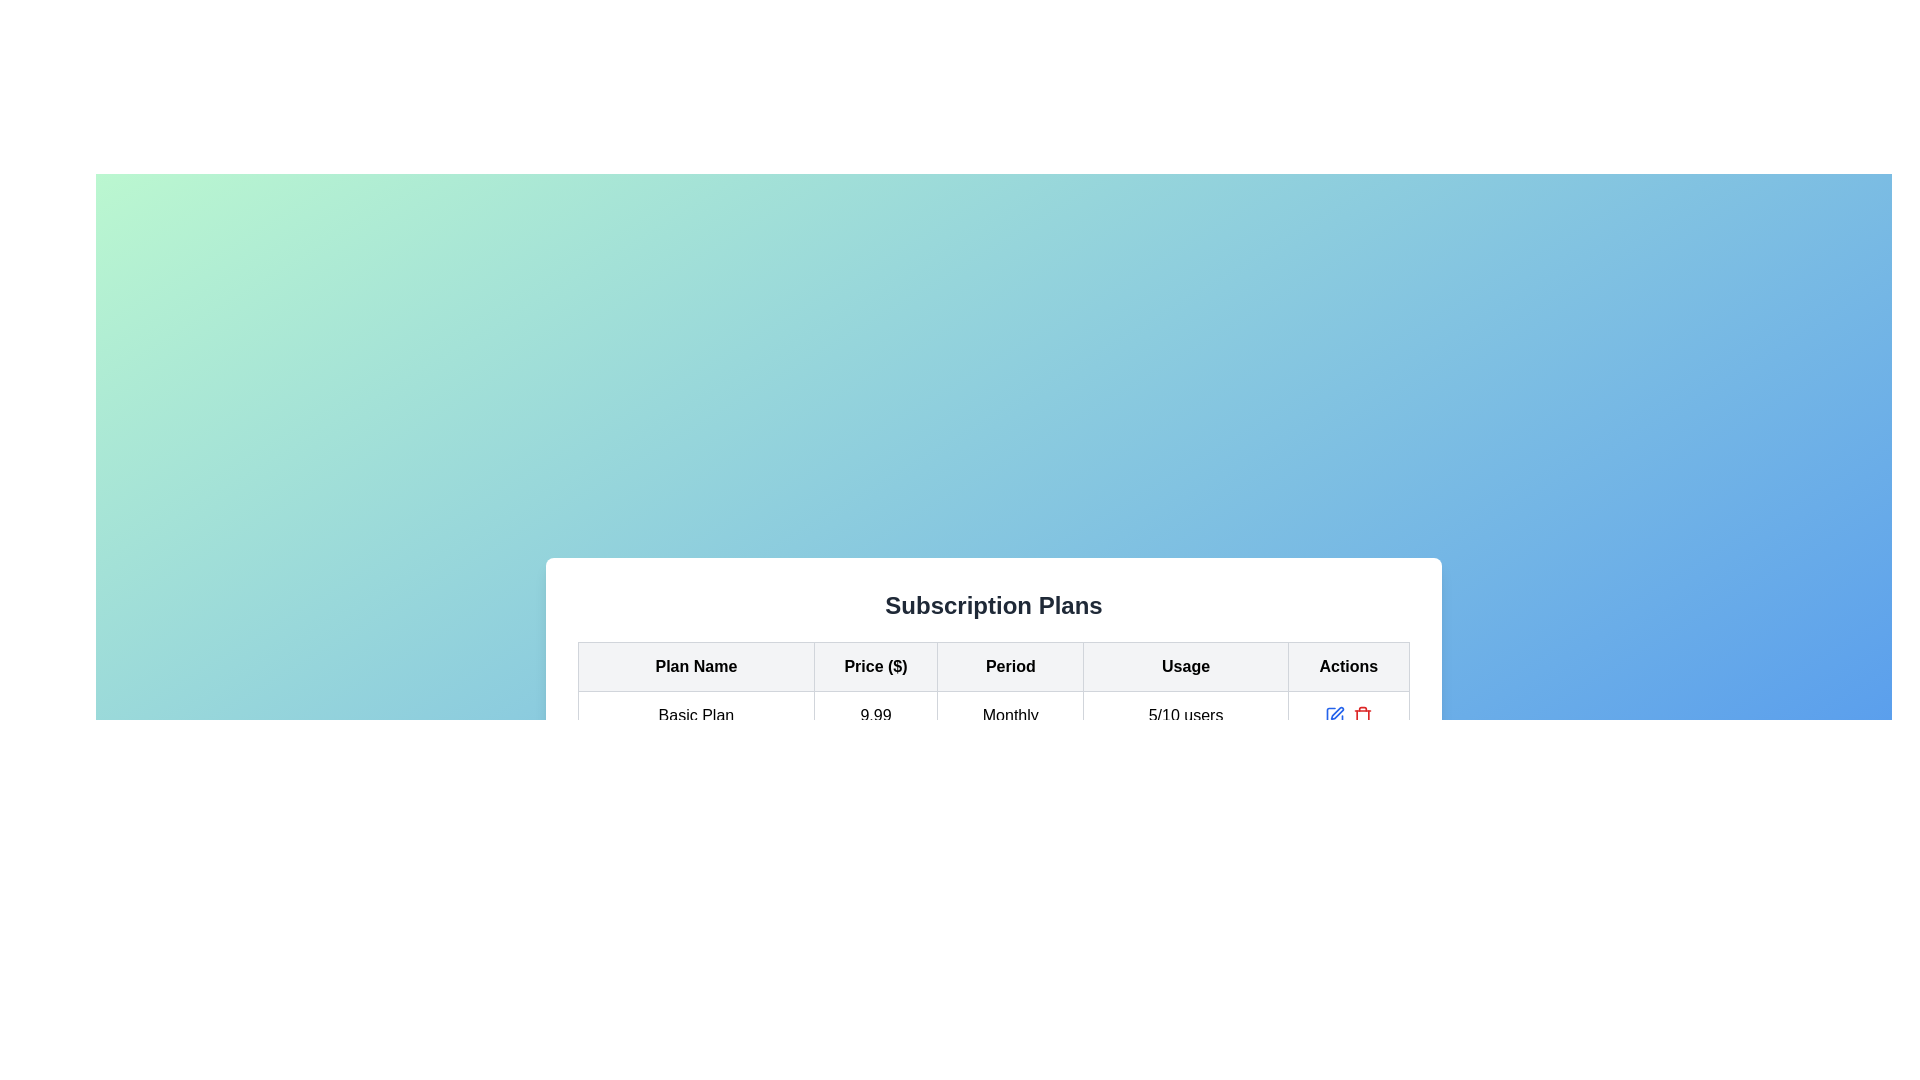  Describe the element at coordinates (993, 713) in the screenshot. I see `the first row of the pricing table that includes 'Basic Plan', '9.99', 'Monthly', and '5/10 users', which is centrally located under the 'Subscription Plans' section` at that location.